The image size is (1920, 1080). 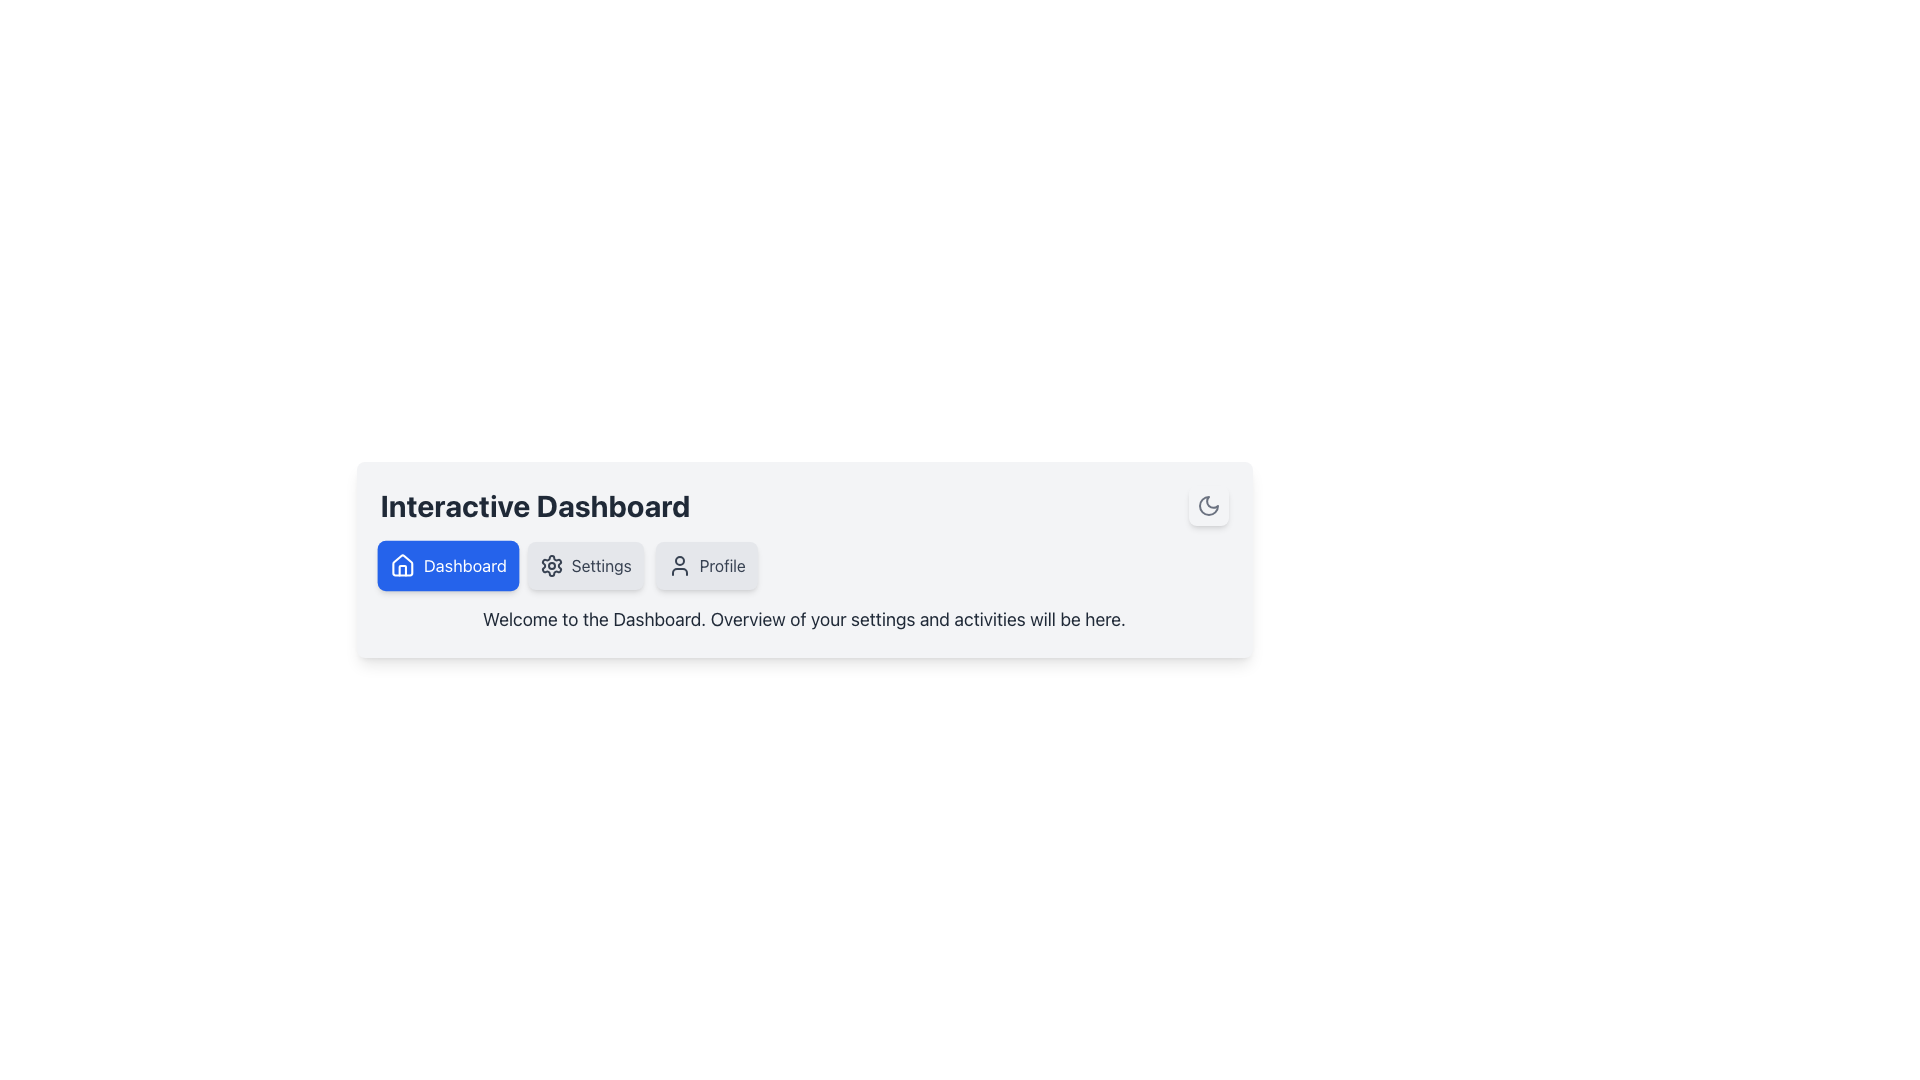 What do you see at coordinates (1207, 504) in the screenshot?
I see `the crescent moon icon located at the top-right corner of the light gray panel` at bounding box center [1207, 504].